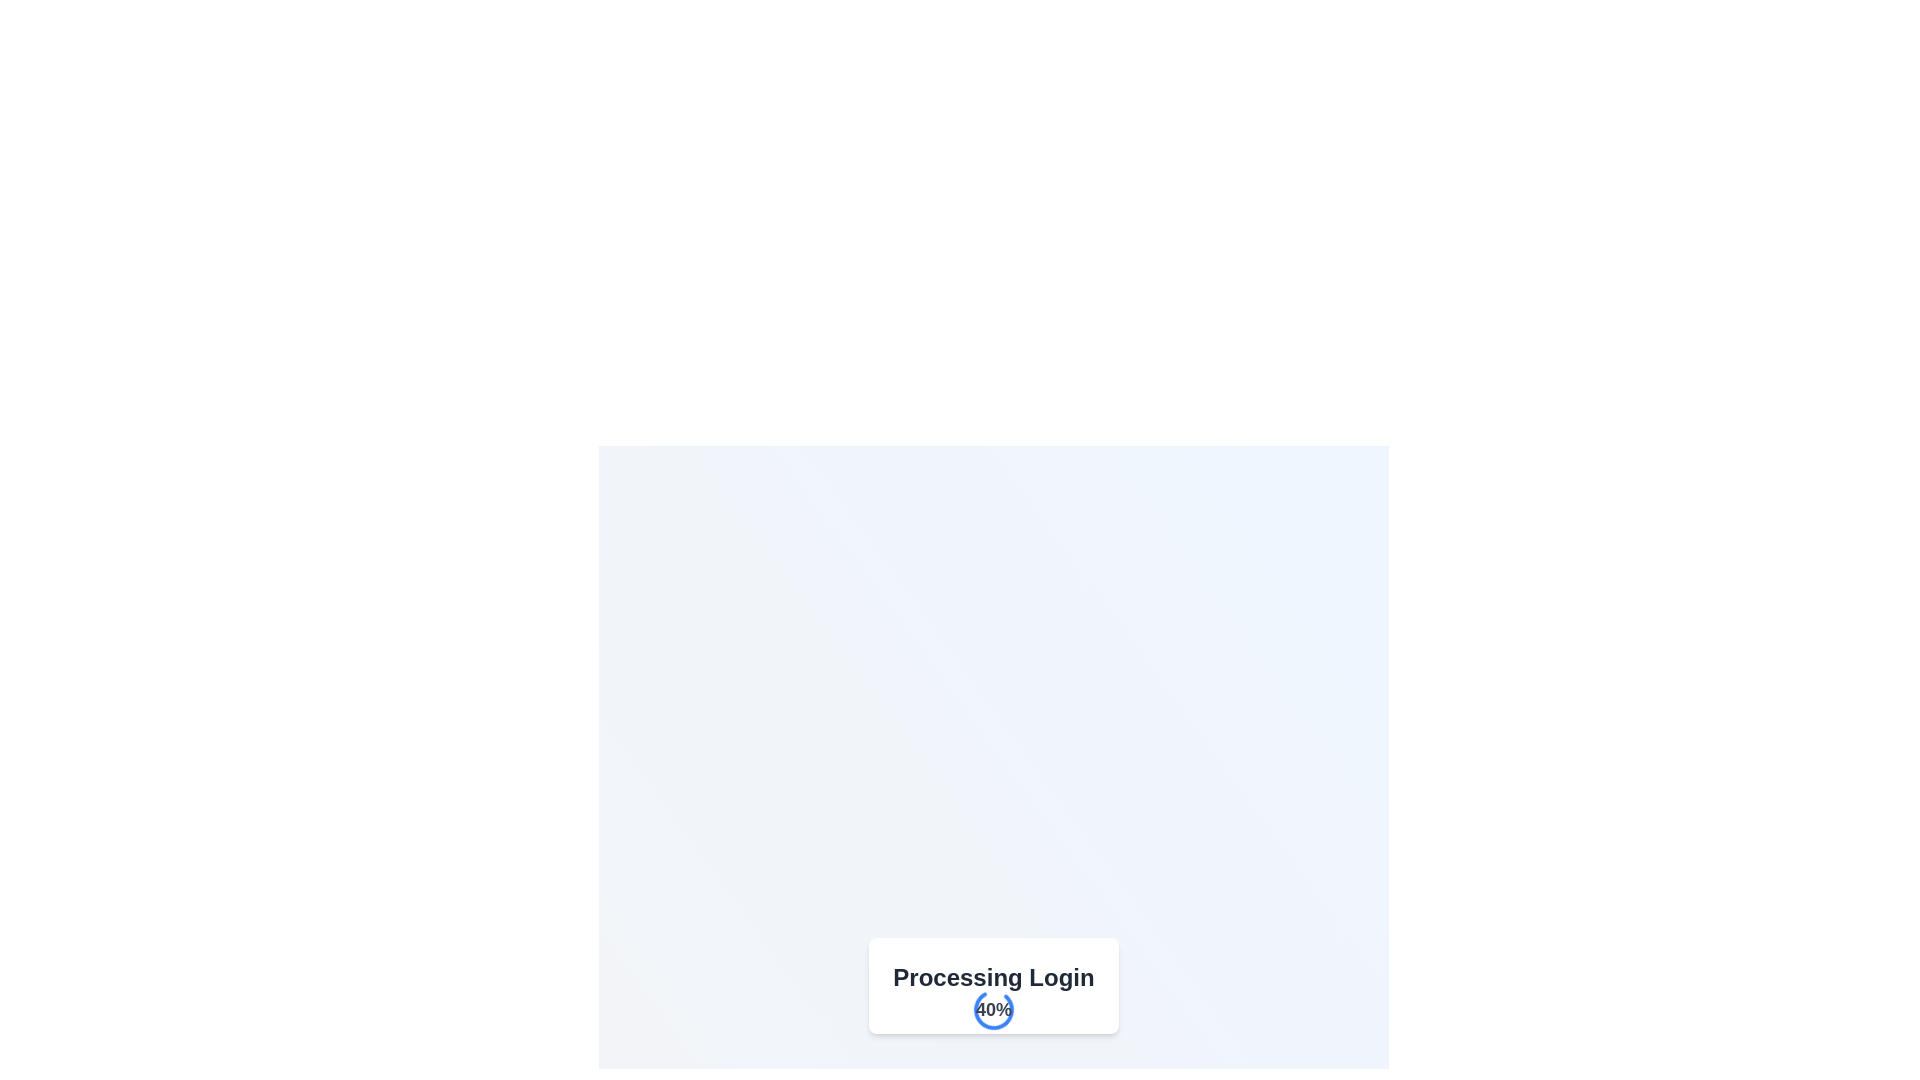  I want to click on the centrally positioned progress indicator that displays the current processing status and informs the user about the ongoing task completion, so click(993, 985).